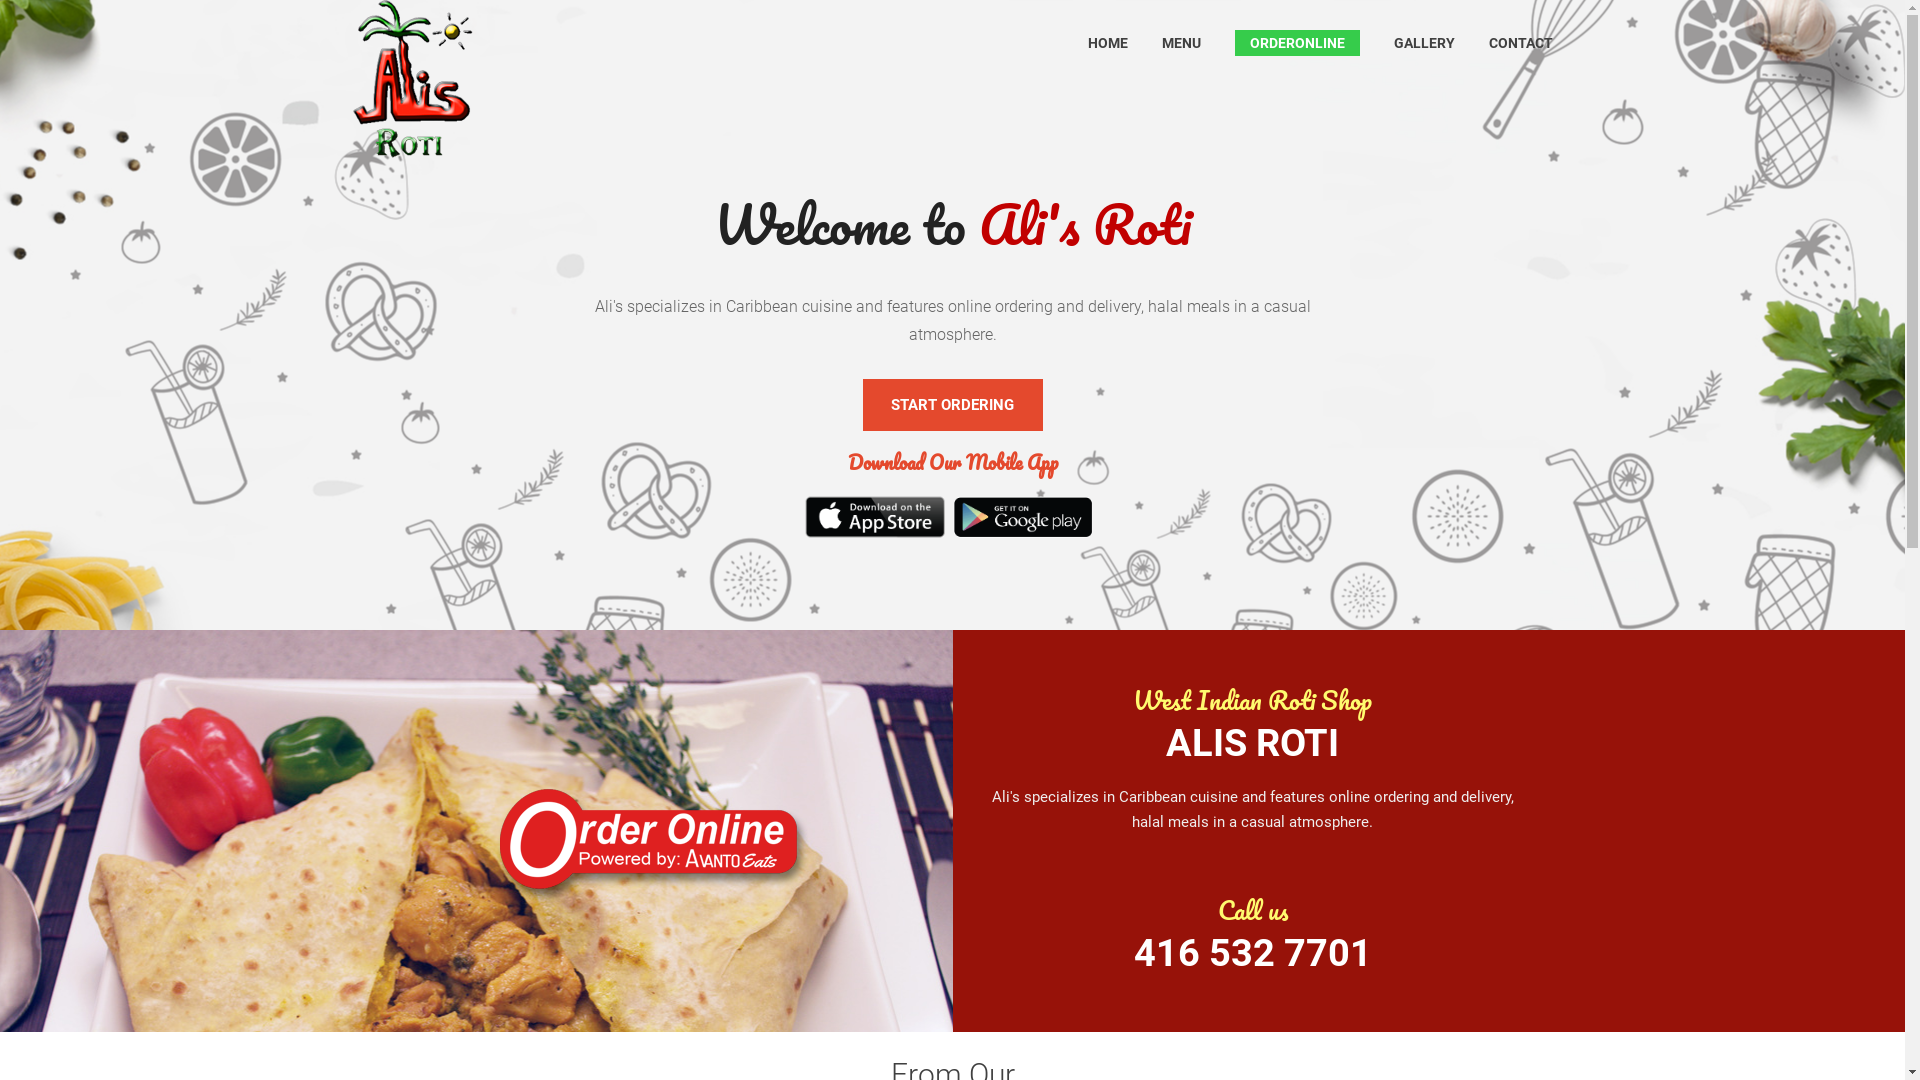 This screenshot has height=1080, width=1920. Describe the element at coordinates (1520, 42) in the screenshot. I see `'CONTACT'` at that location.